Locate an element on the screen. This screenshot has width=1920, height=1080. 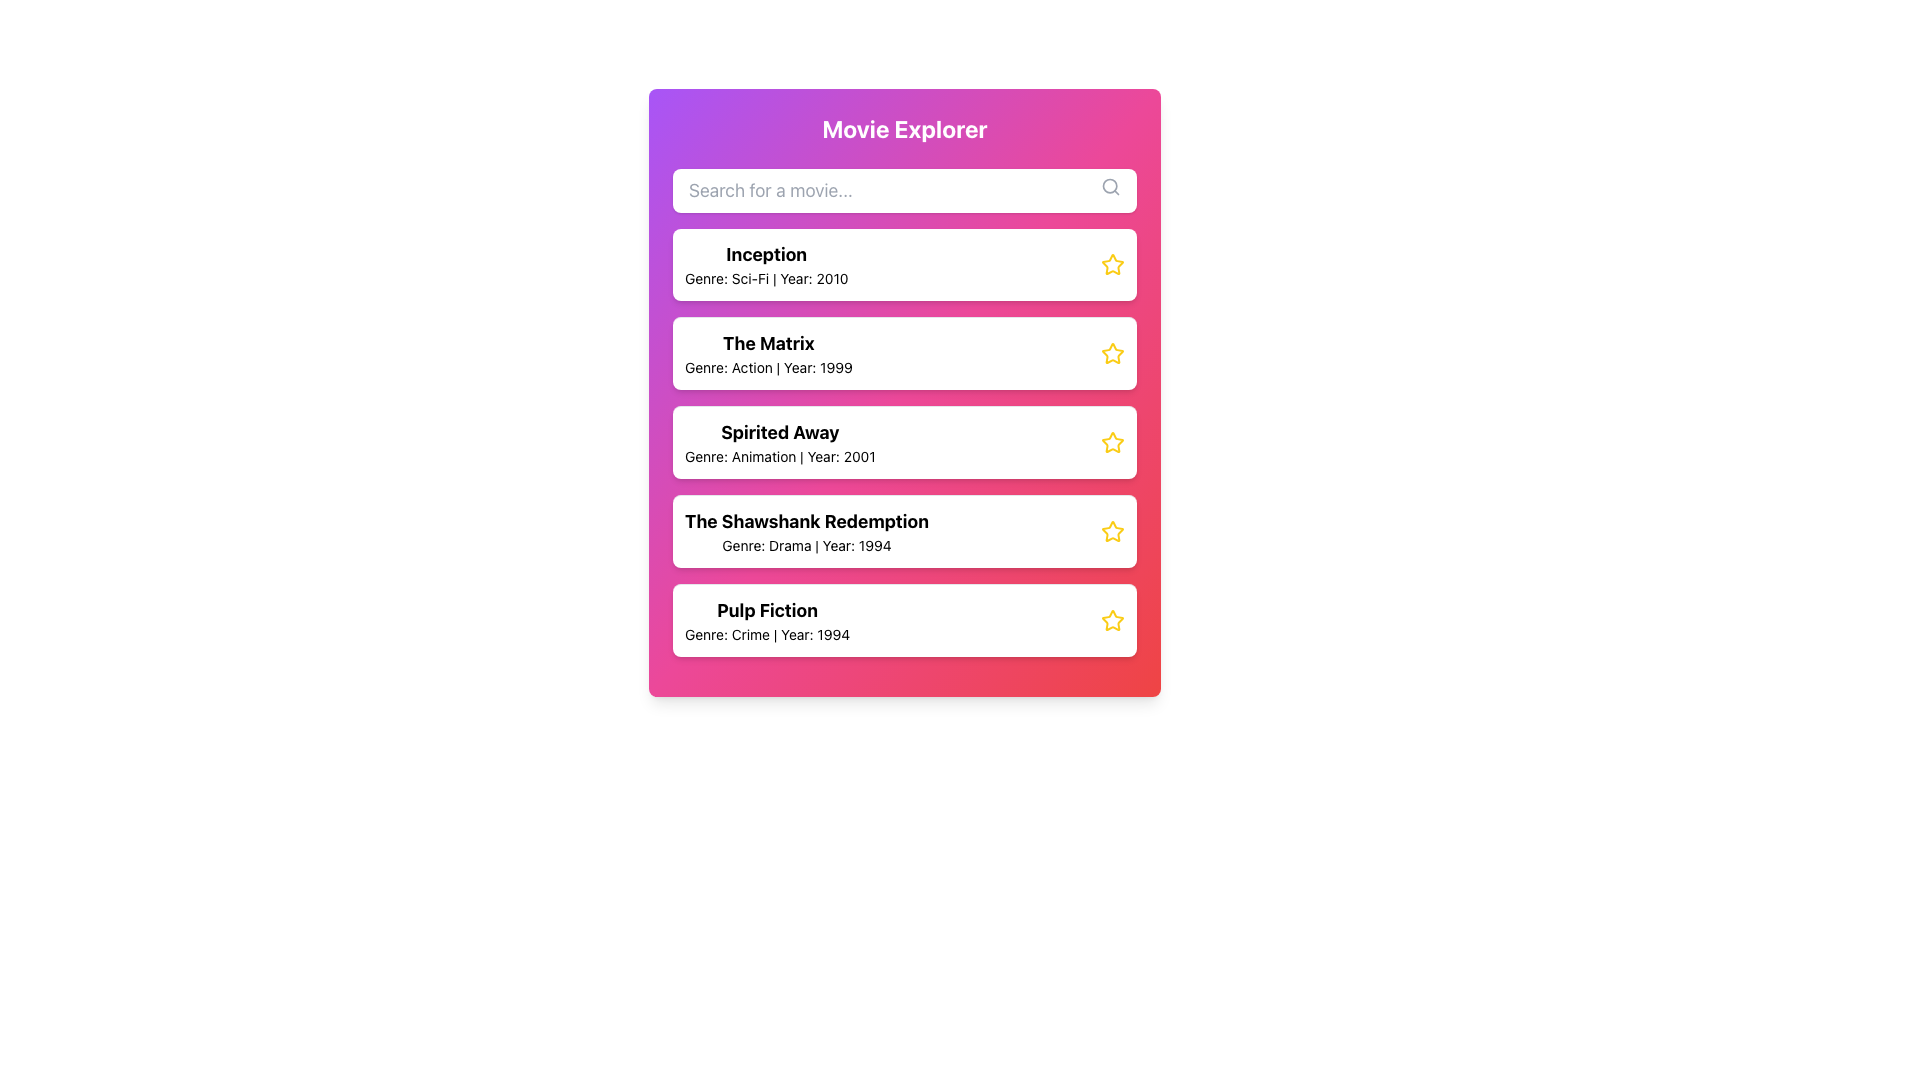
the search icon located at the far right of the input field in the search bar area is located at coordinates (1109, 186).